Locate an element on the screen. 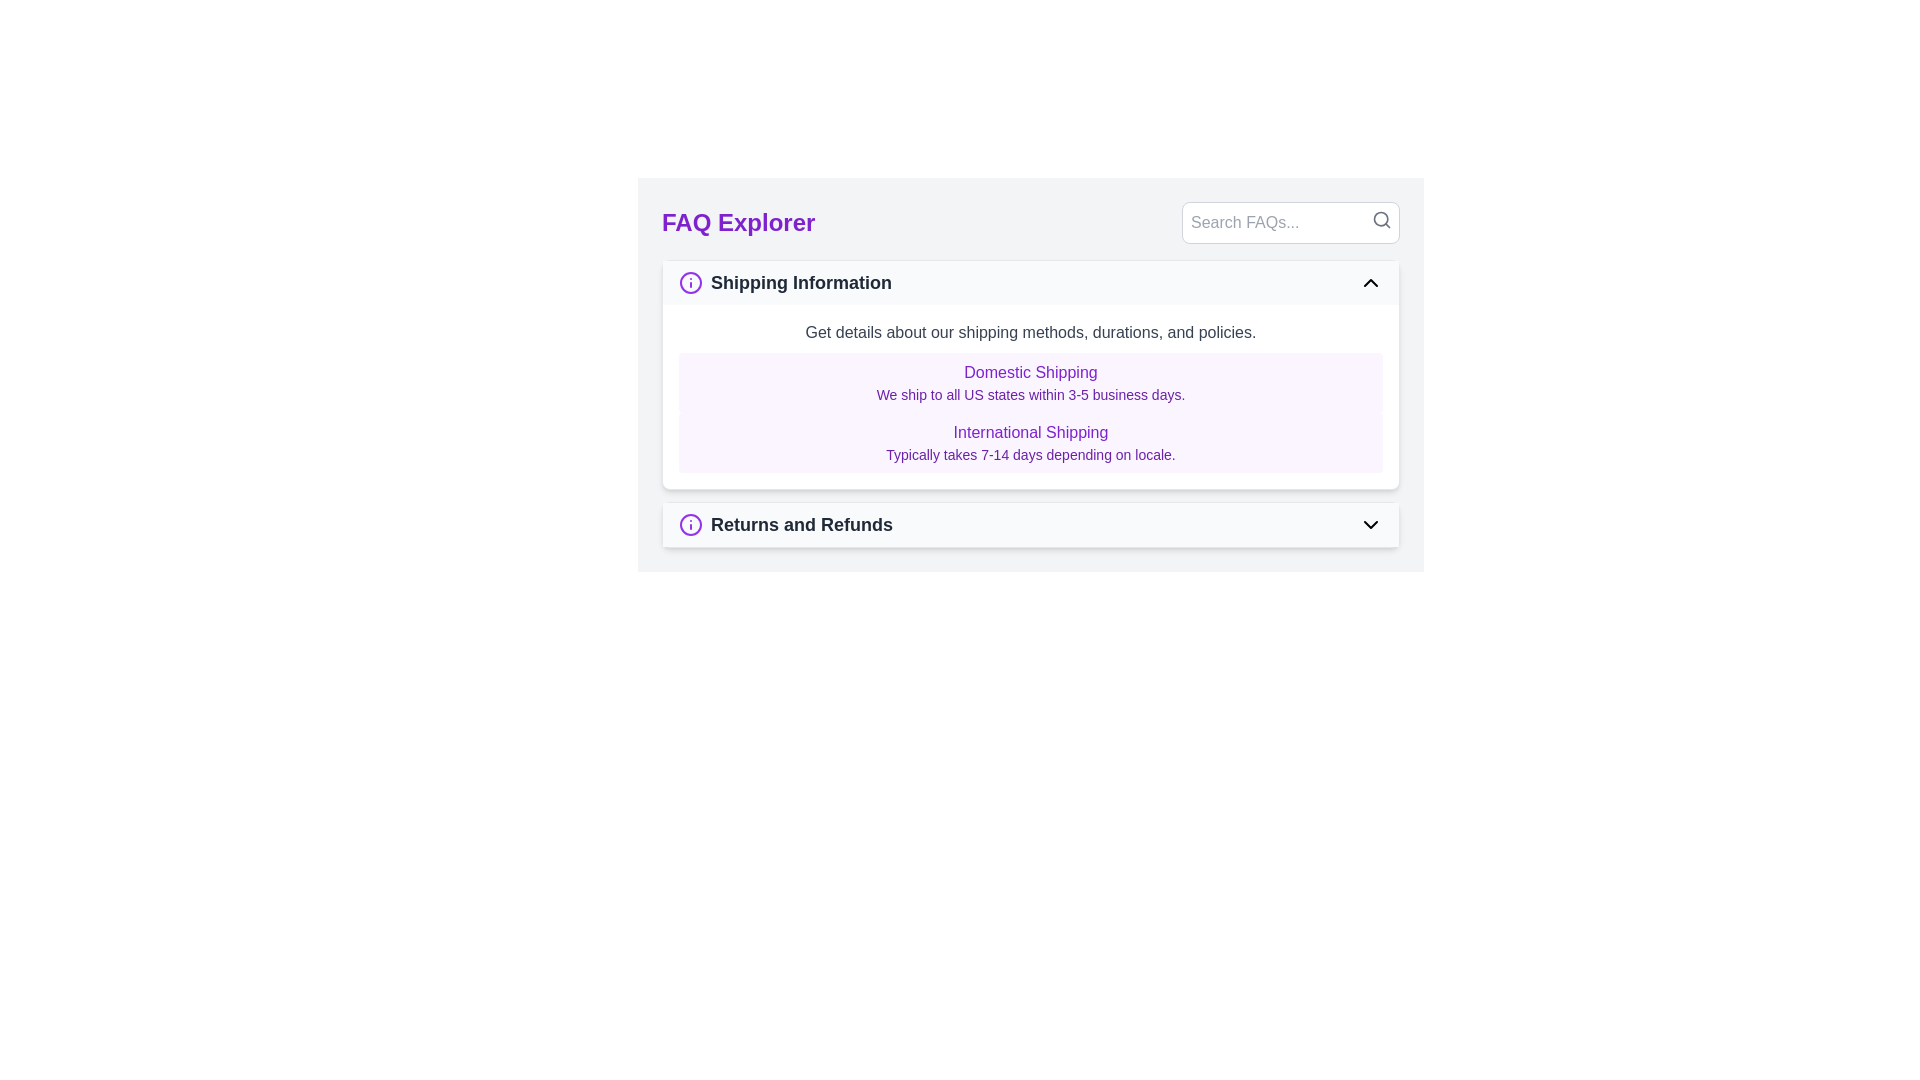 Image resolution: width=1920 pixels, height=1080 pixels. the upward-facing chevron toggle icon located in the top-right corner of the 'Shipping Information' header section is located at coordinates (1370, 282).